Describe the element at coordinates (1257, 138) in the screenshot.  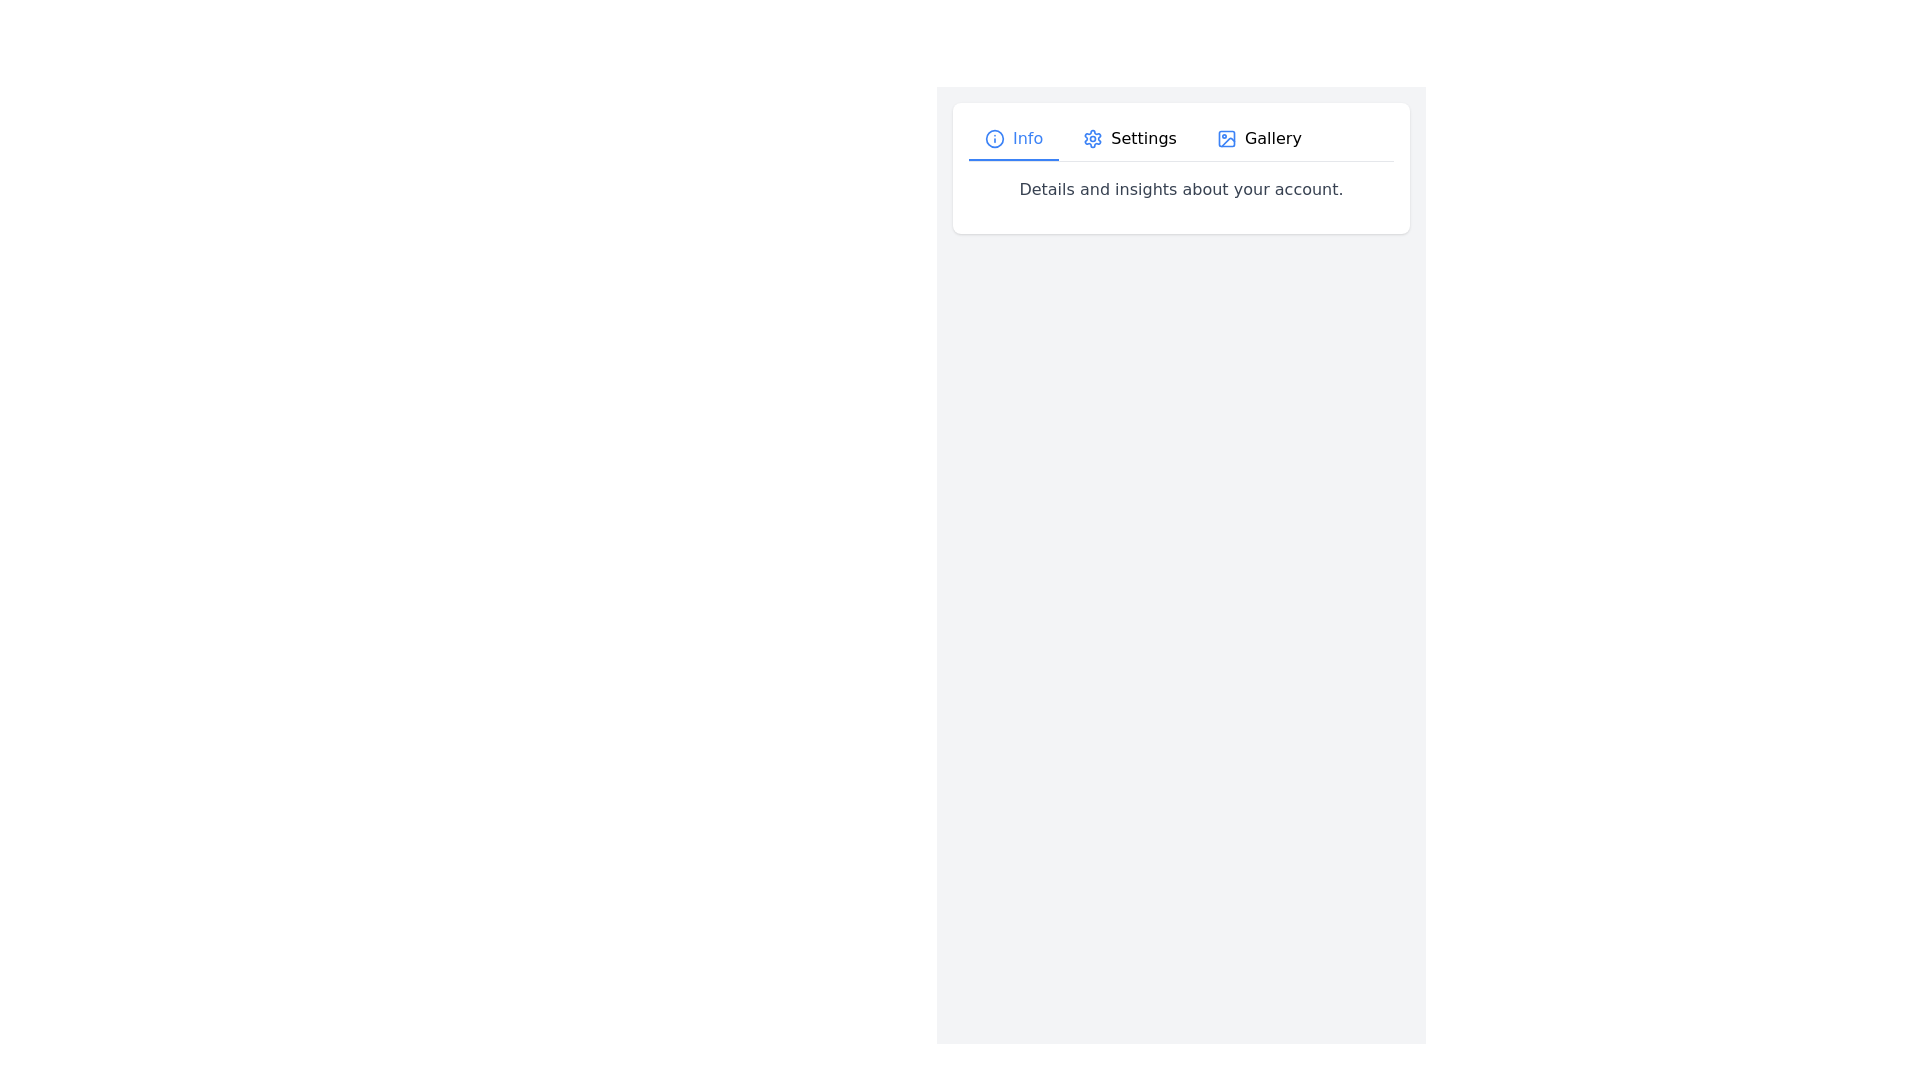
I see `the 'Gallery' tab in the navigation bar` at that location.